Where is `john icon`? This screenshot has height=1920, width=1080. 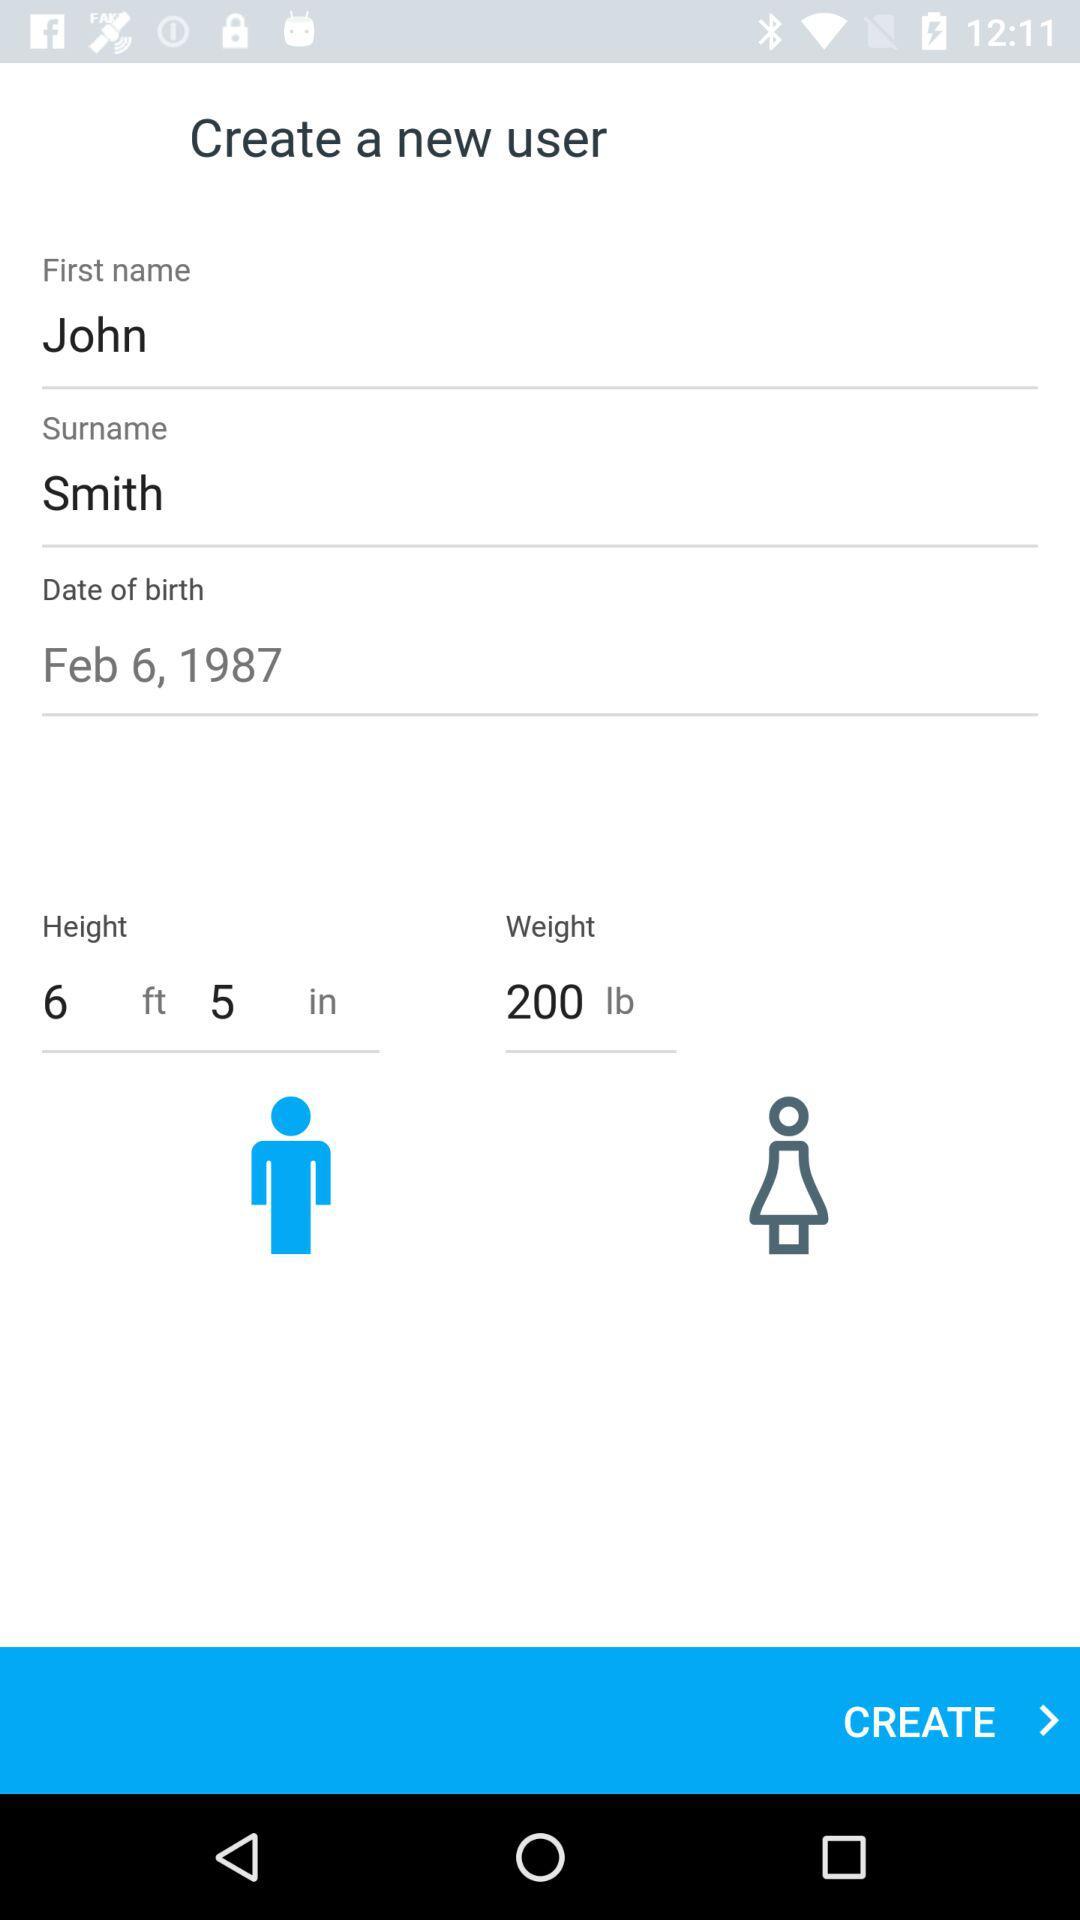
john icon is located at coordinates (540, 333).